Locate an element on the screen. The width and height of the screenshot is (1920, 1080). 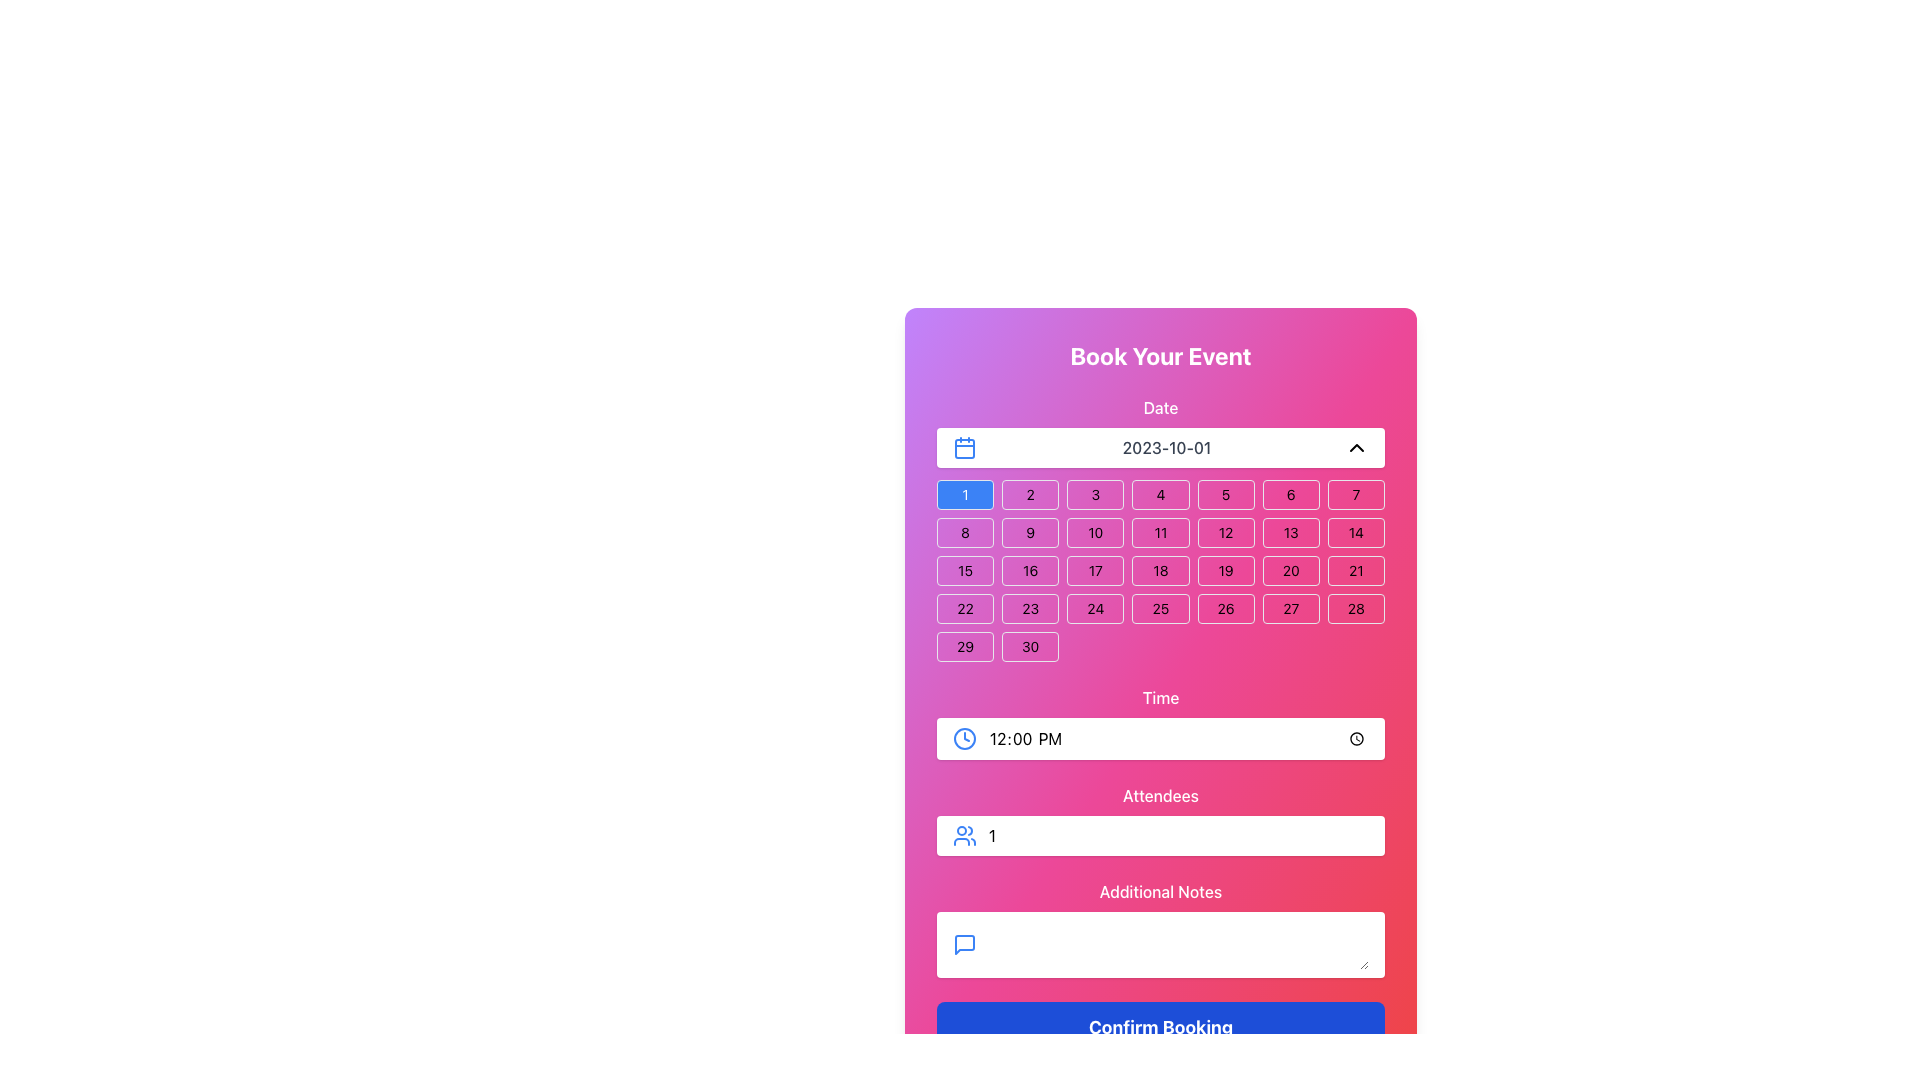
the pink button labeled '2' is located at coordinates (1030, 494).